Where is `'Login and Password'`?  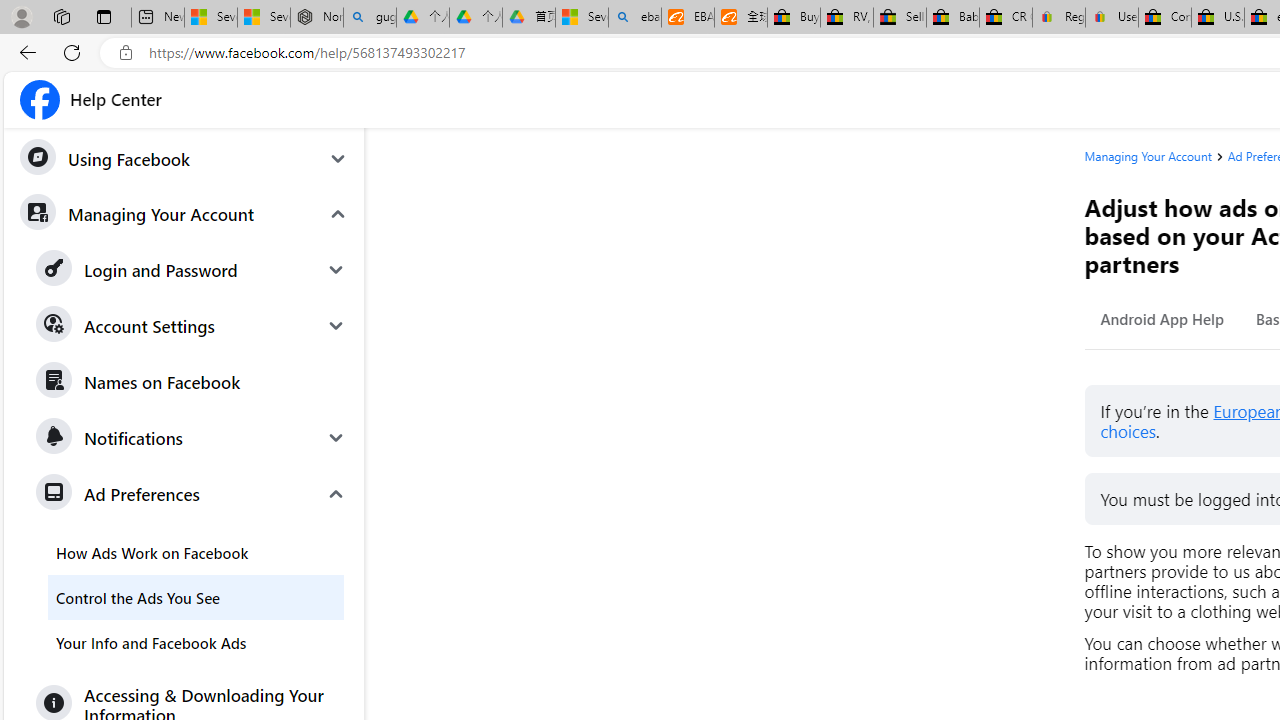
'Login and Password' is located at coordinates (192, 270).